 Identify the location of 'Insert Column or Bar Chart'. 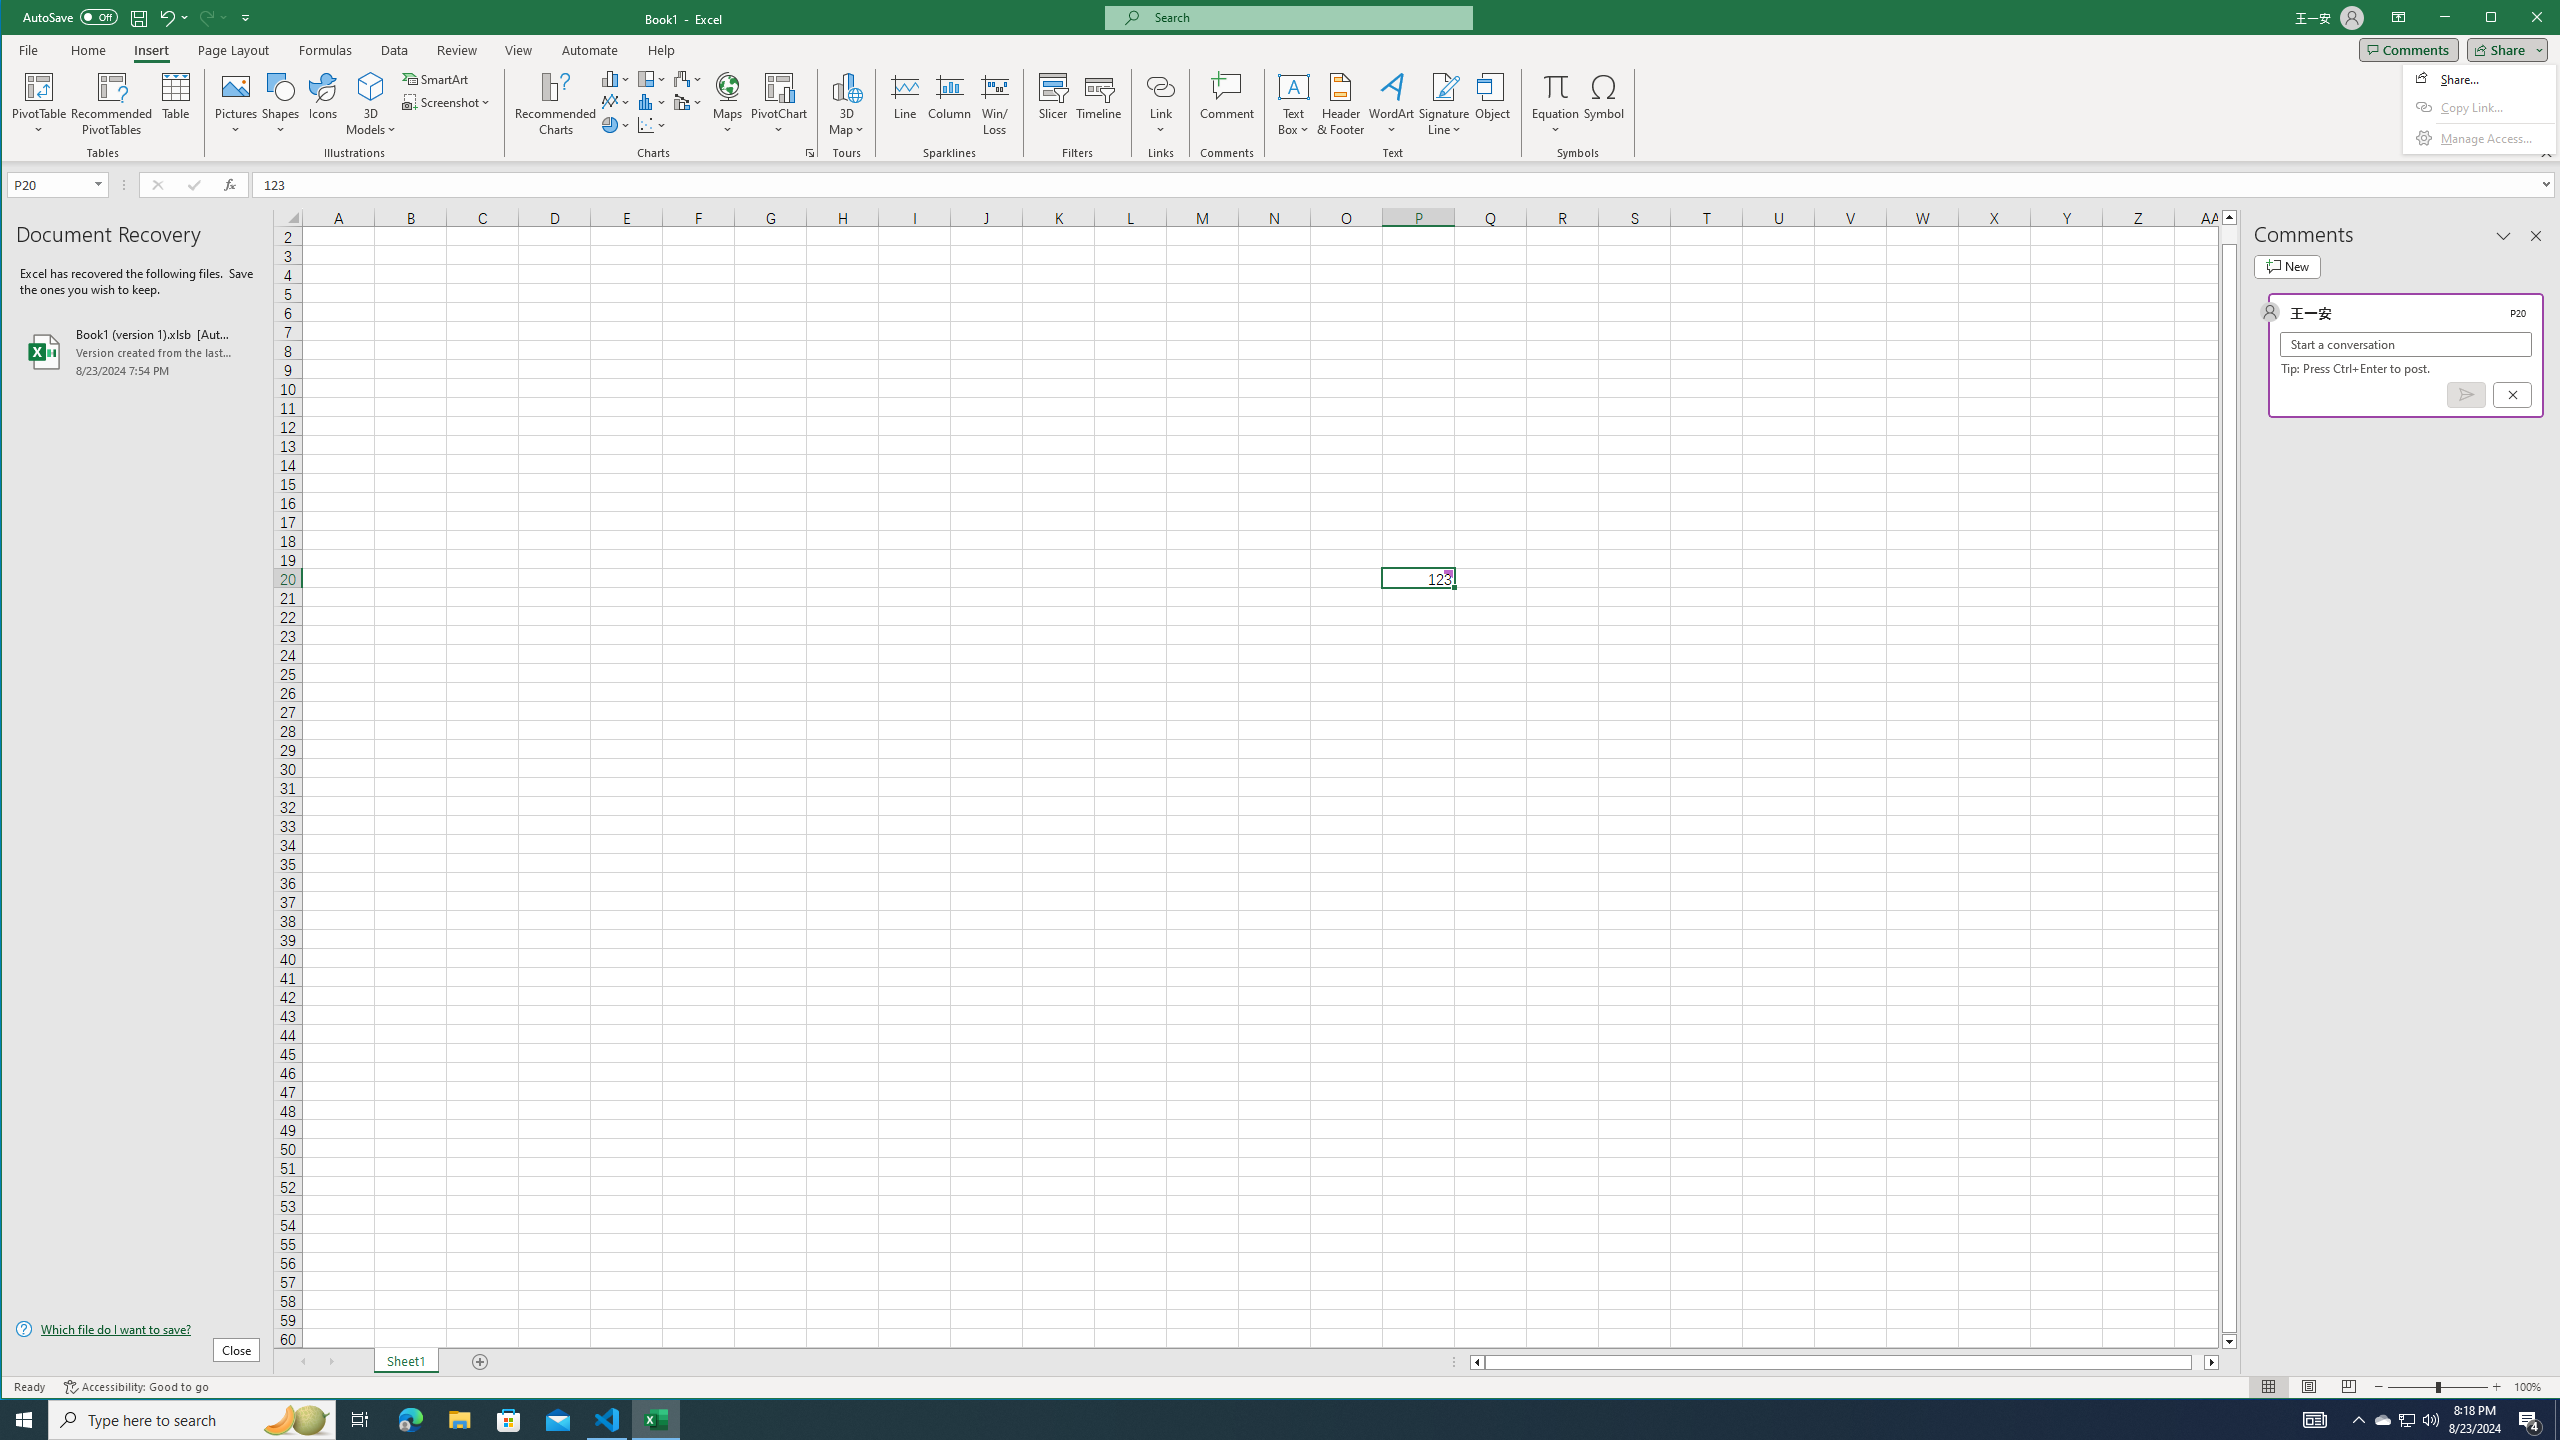
(615, 78).